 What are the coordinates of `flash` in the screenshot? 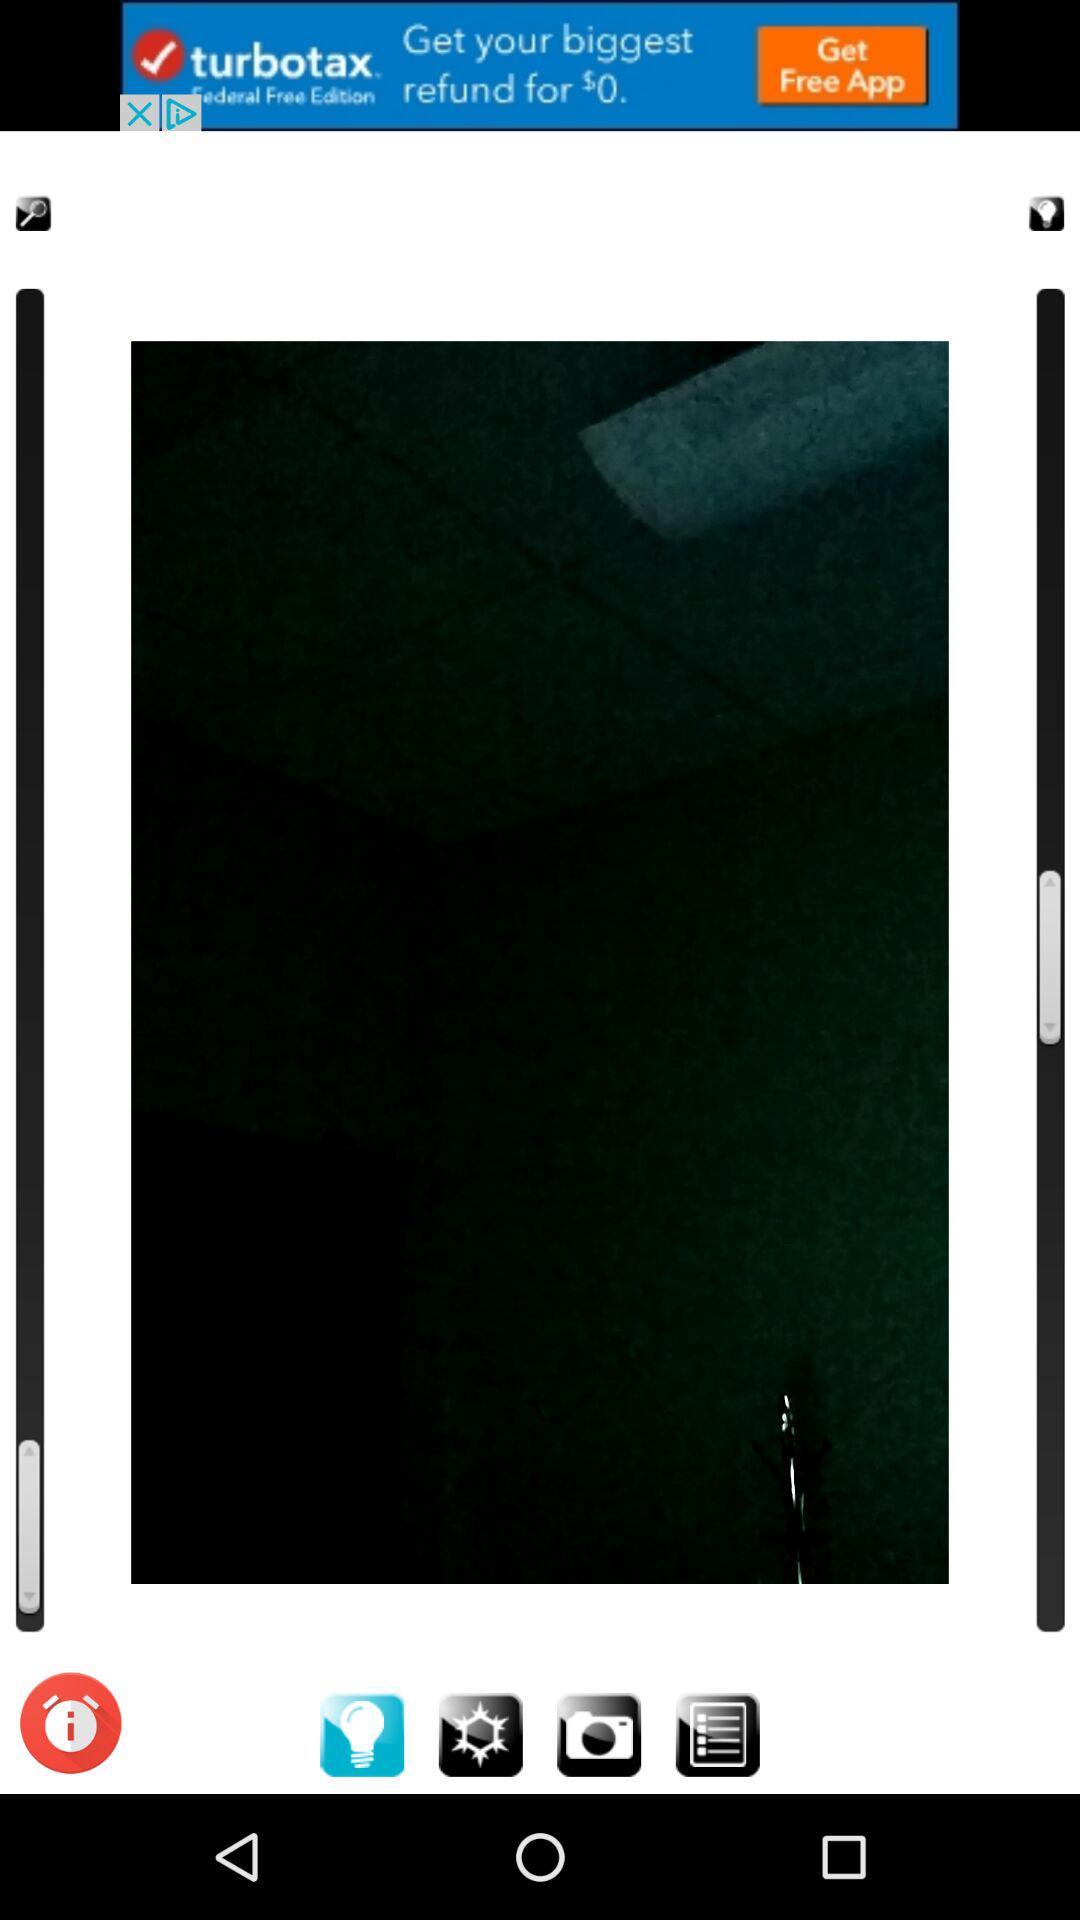 It's located at (480, 1733).